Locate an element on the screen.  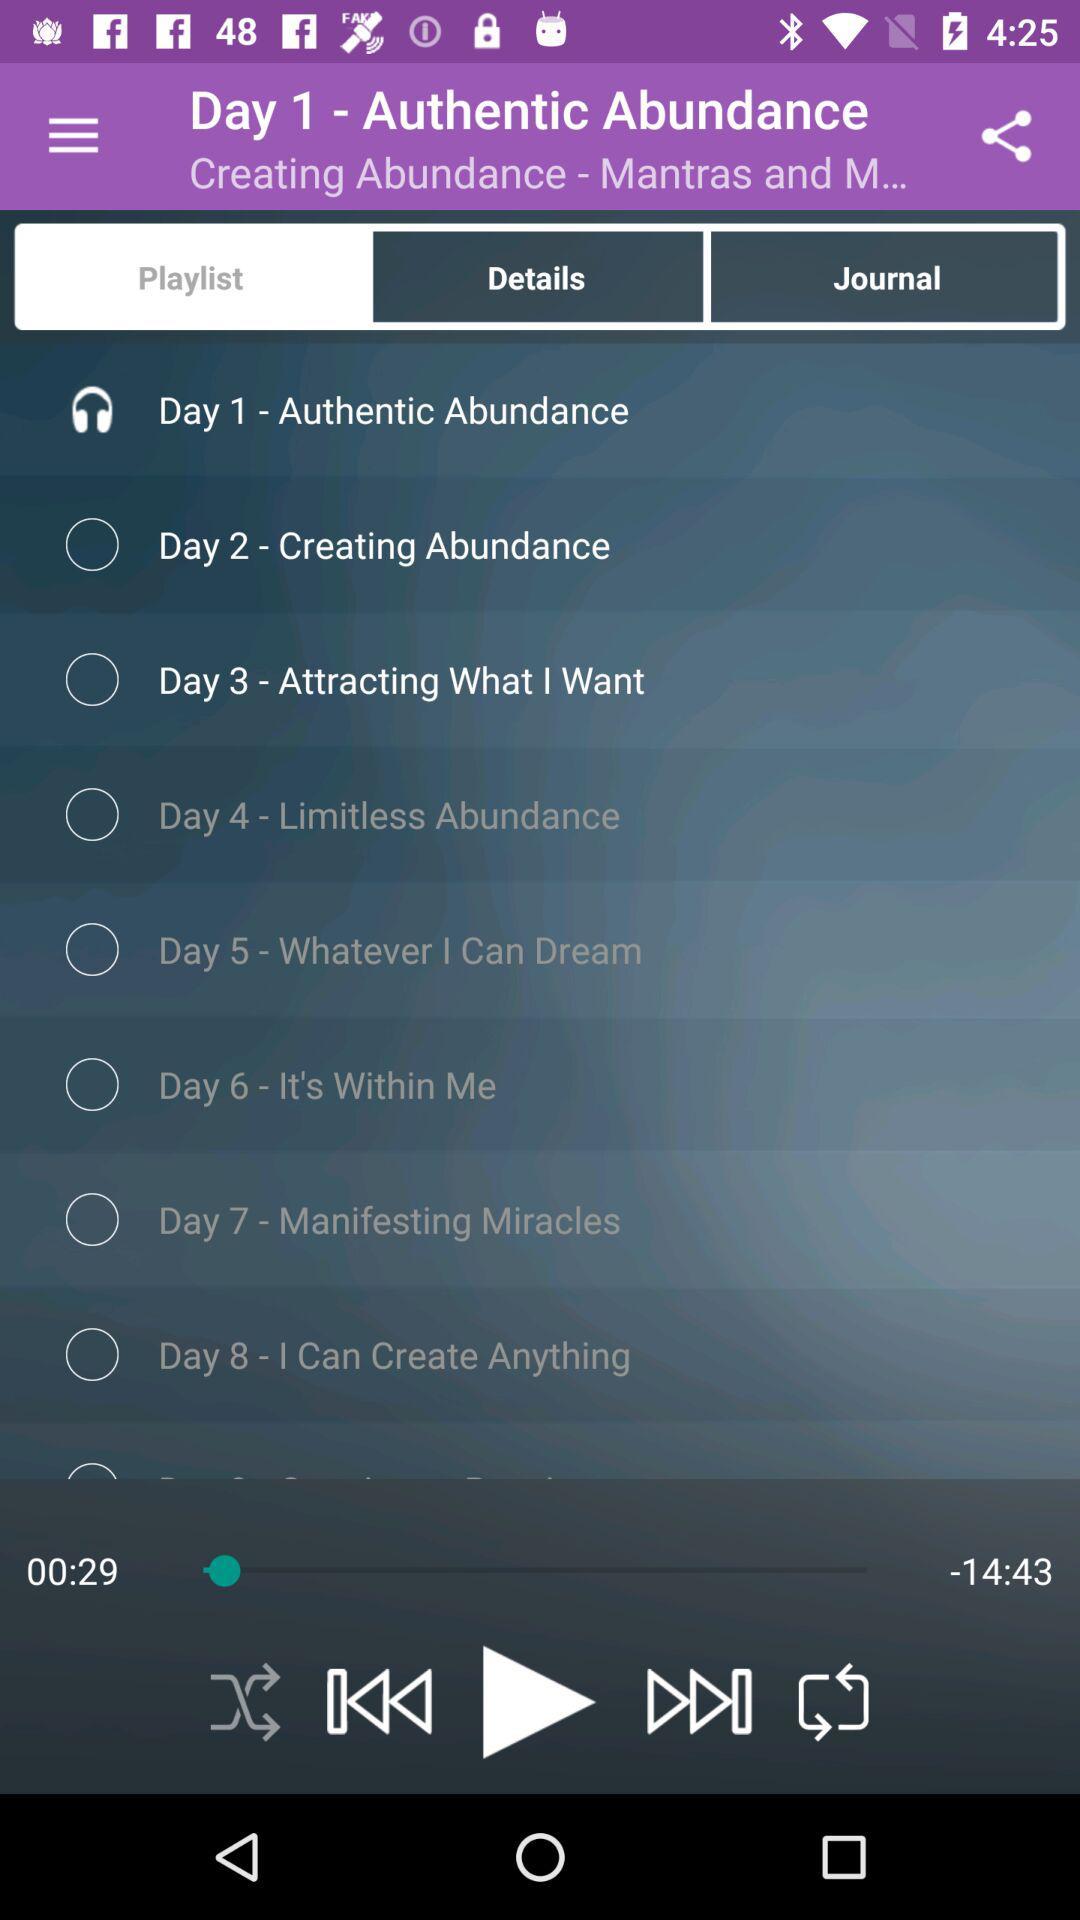
the icon above the playlist is located at coordinates (72, 135).